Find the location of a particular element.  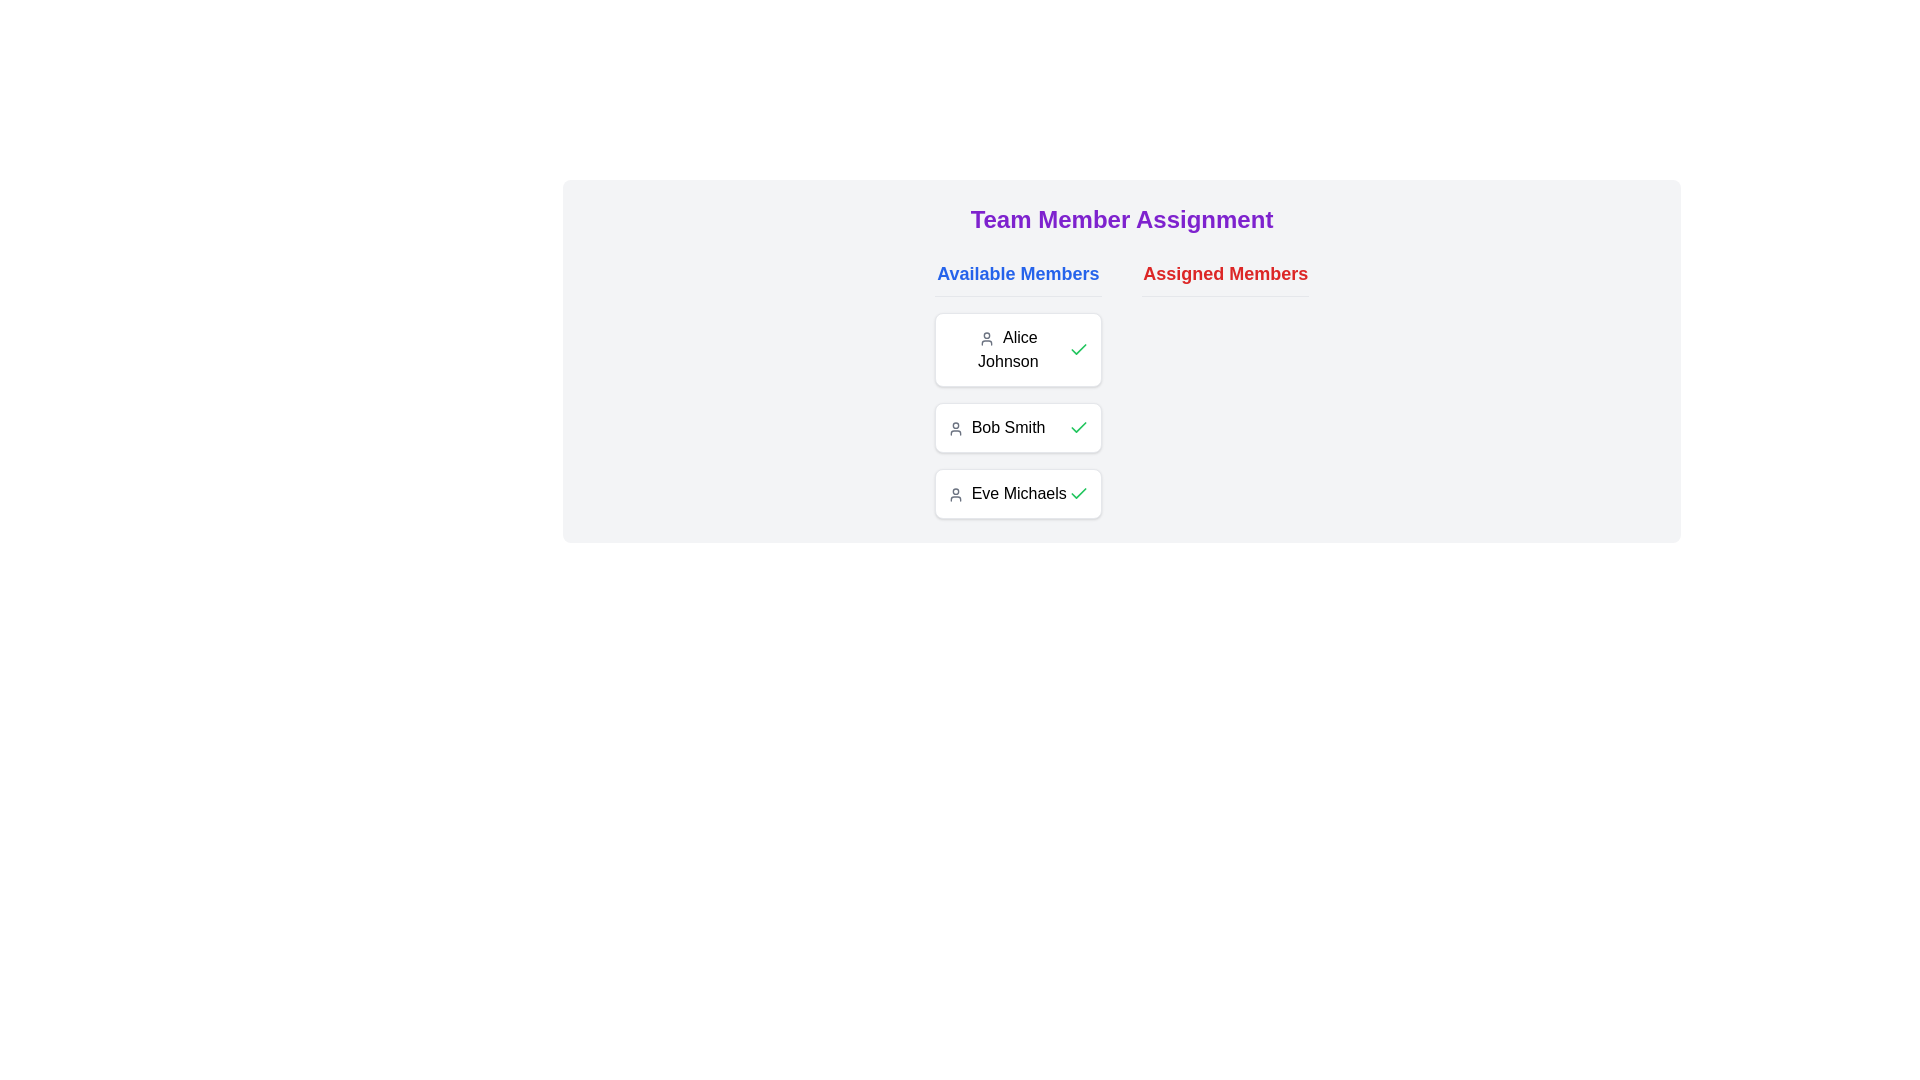

the user card displaying the name 'Bob Smith' located is located at coordinates (1018, 427).